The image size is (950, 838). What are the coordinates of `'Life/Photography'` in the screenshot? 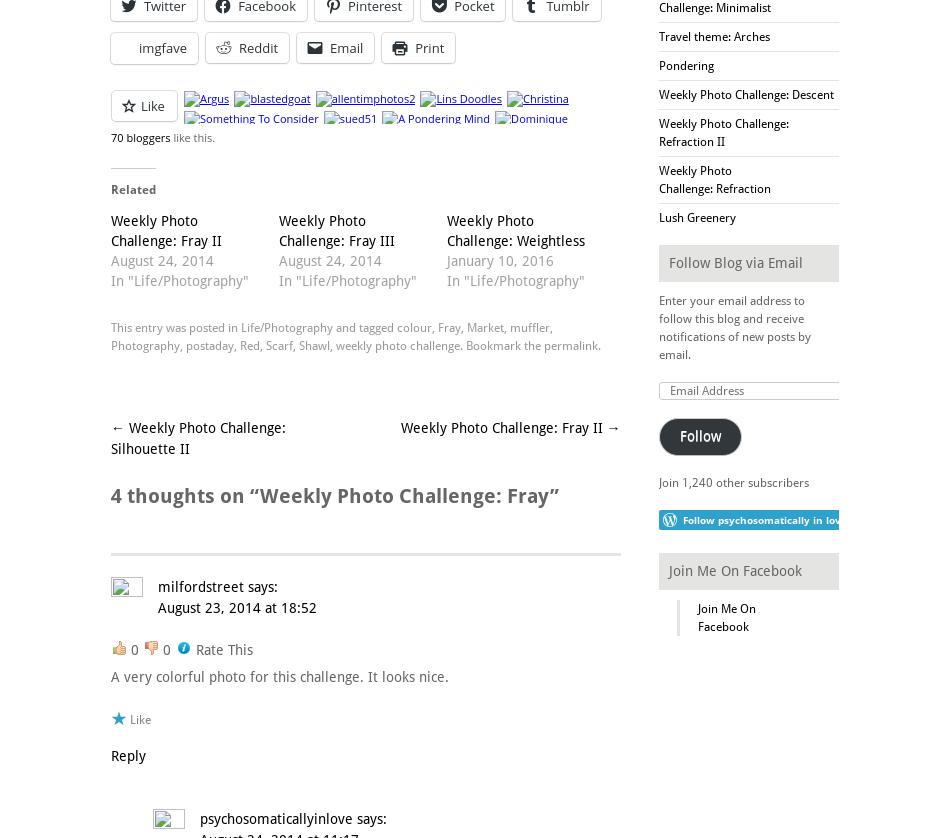 It's located at (285, 325).